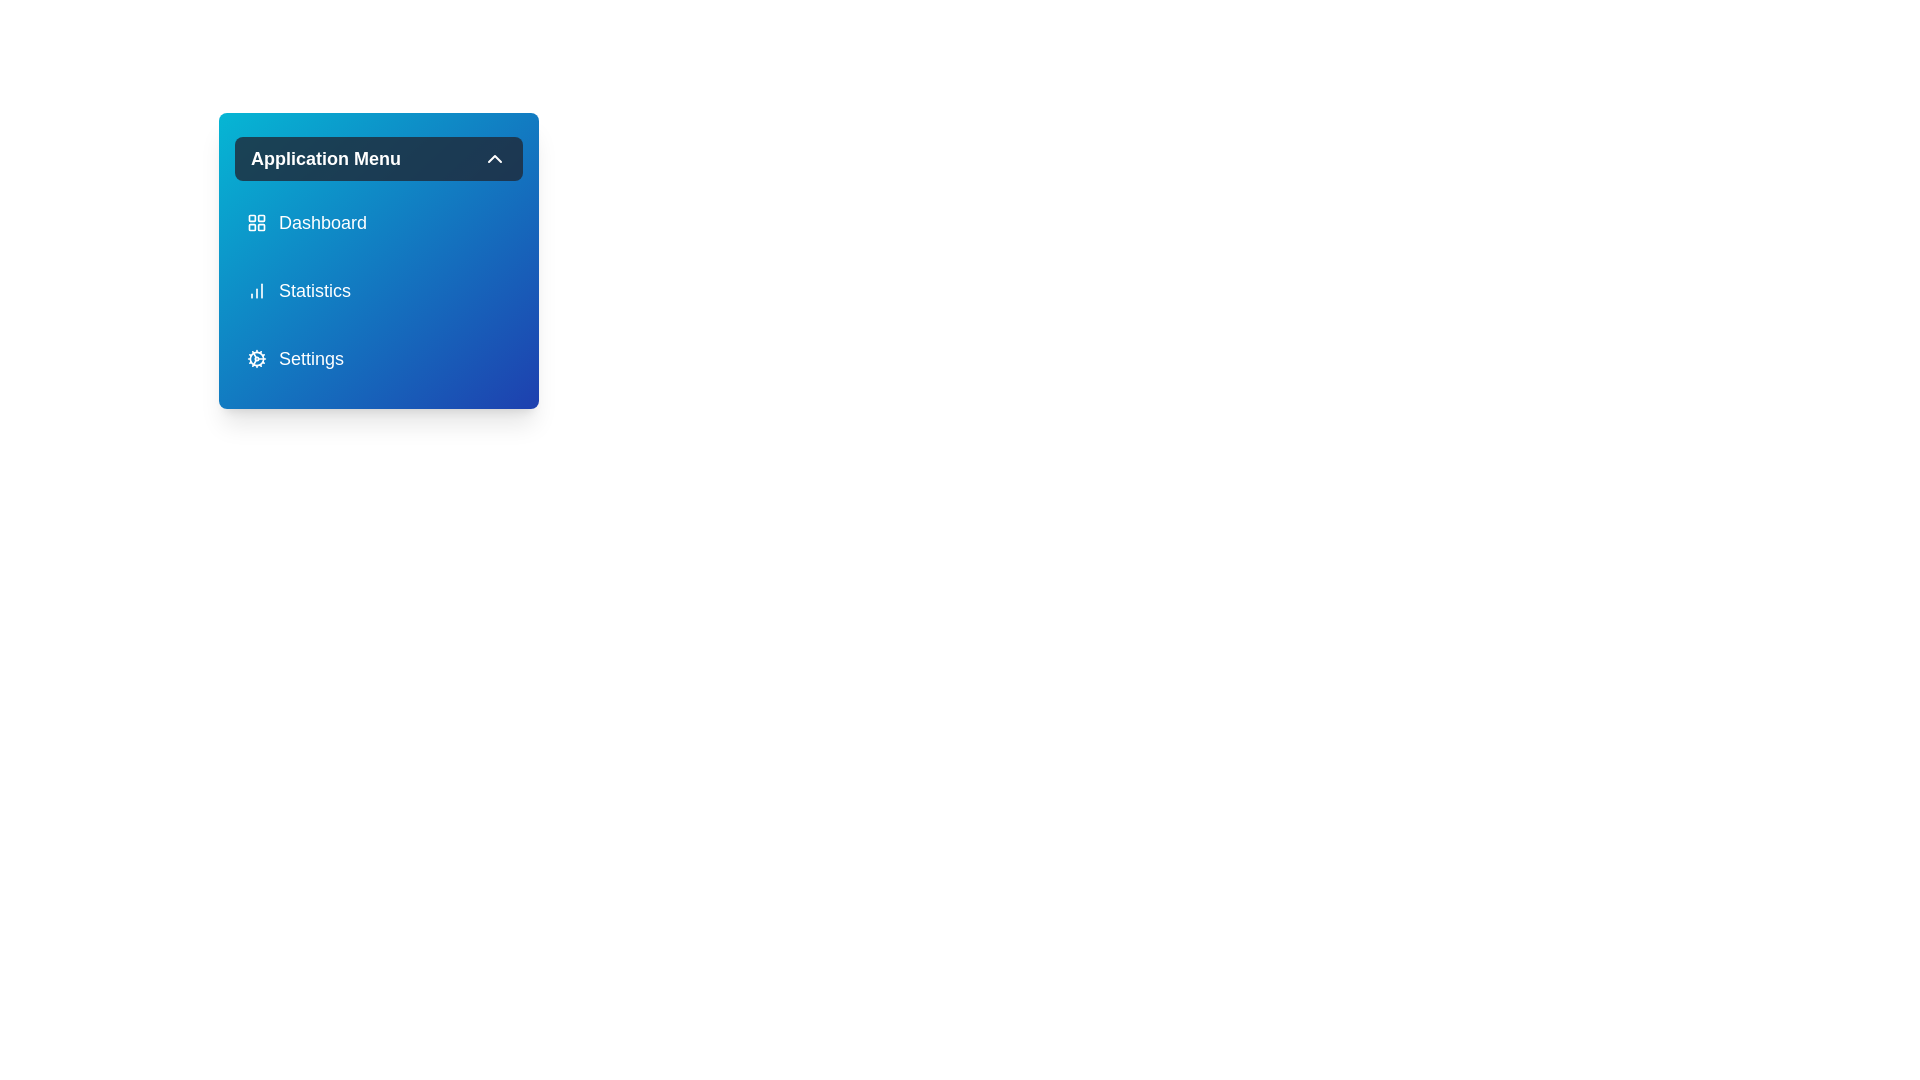 The height and width of the screenshot is (1080, 1920). What do you see at coordinates (379, 357) in the screenshot?
I see `the menu item labeled Settings to select it` at bounding box center [379, 357].